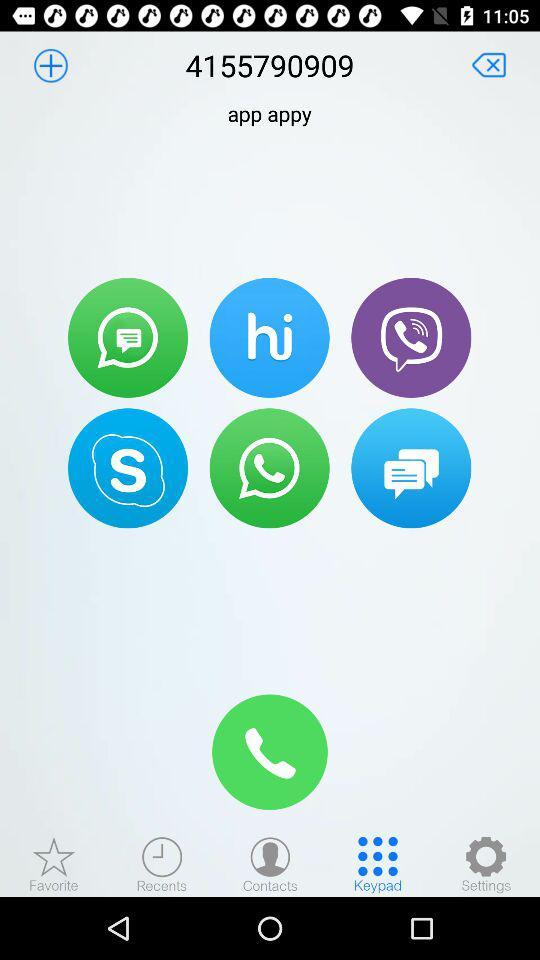  I want to click on find recents, so click(161, 863).